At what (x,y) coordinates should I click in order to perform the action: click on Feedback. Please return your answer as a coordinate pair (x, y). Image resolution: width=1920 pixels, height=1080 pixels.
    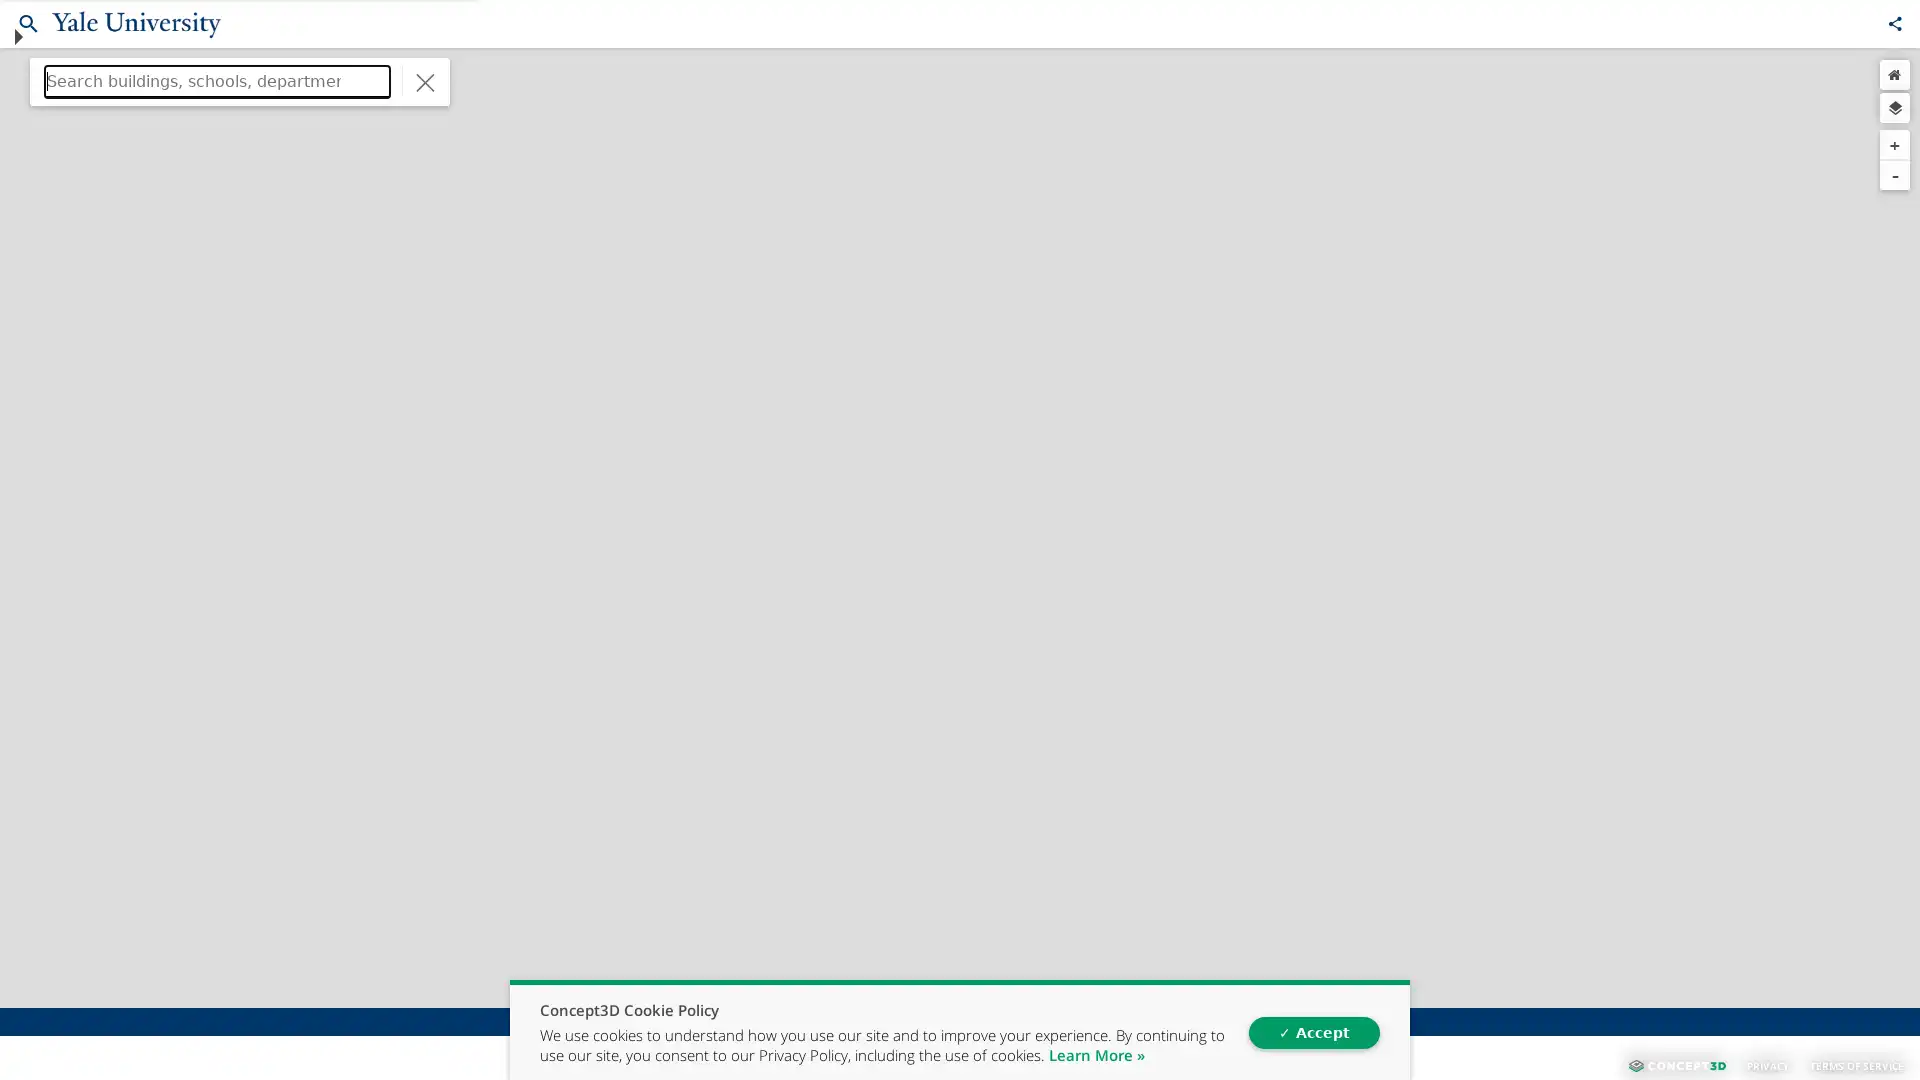
    Looking at the image, I should click on (1809, 23).